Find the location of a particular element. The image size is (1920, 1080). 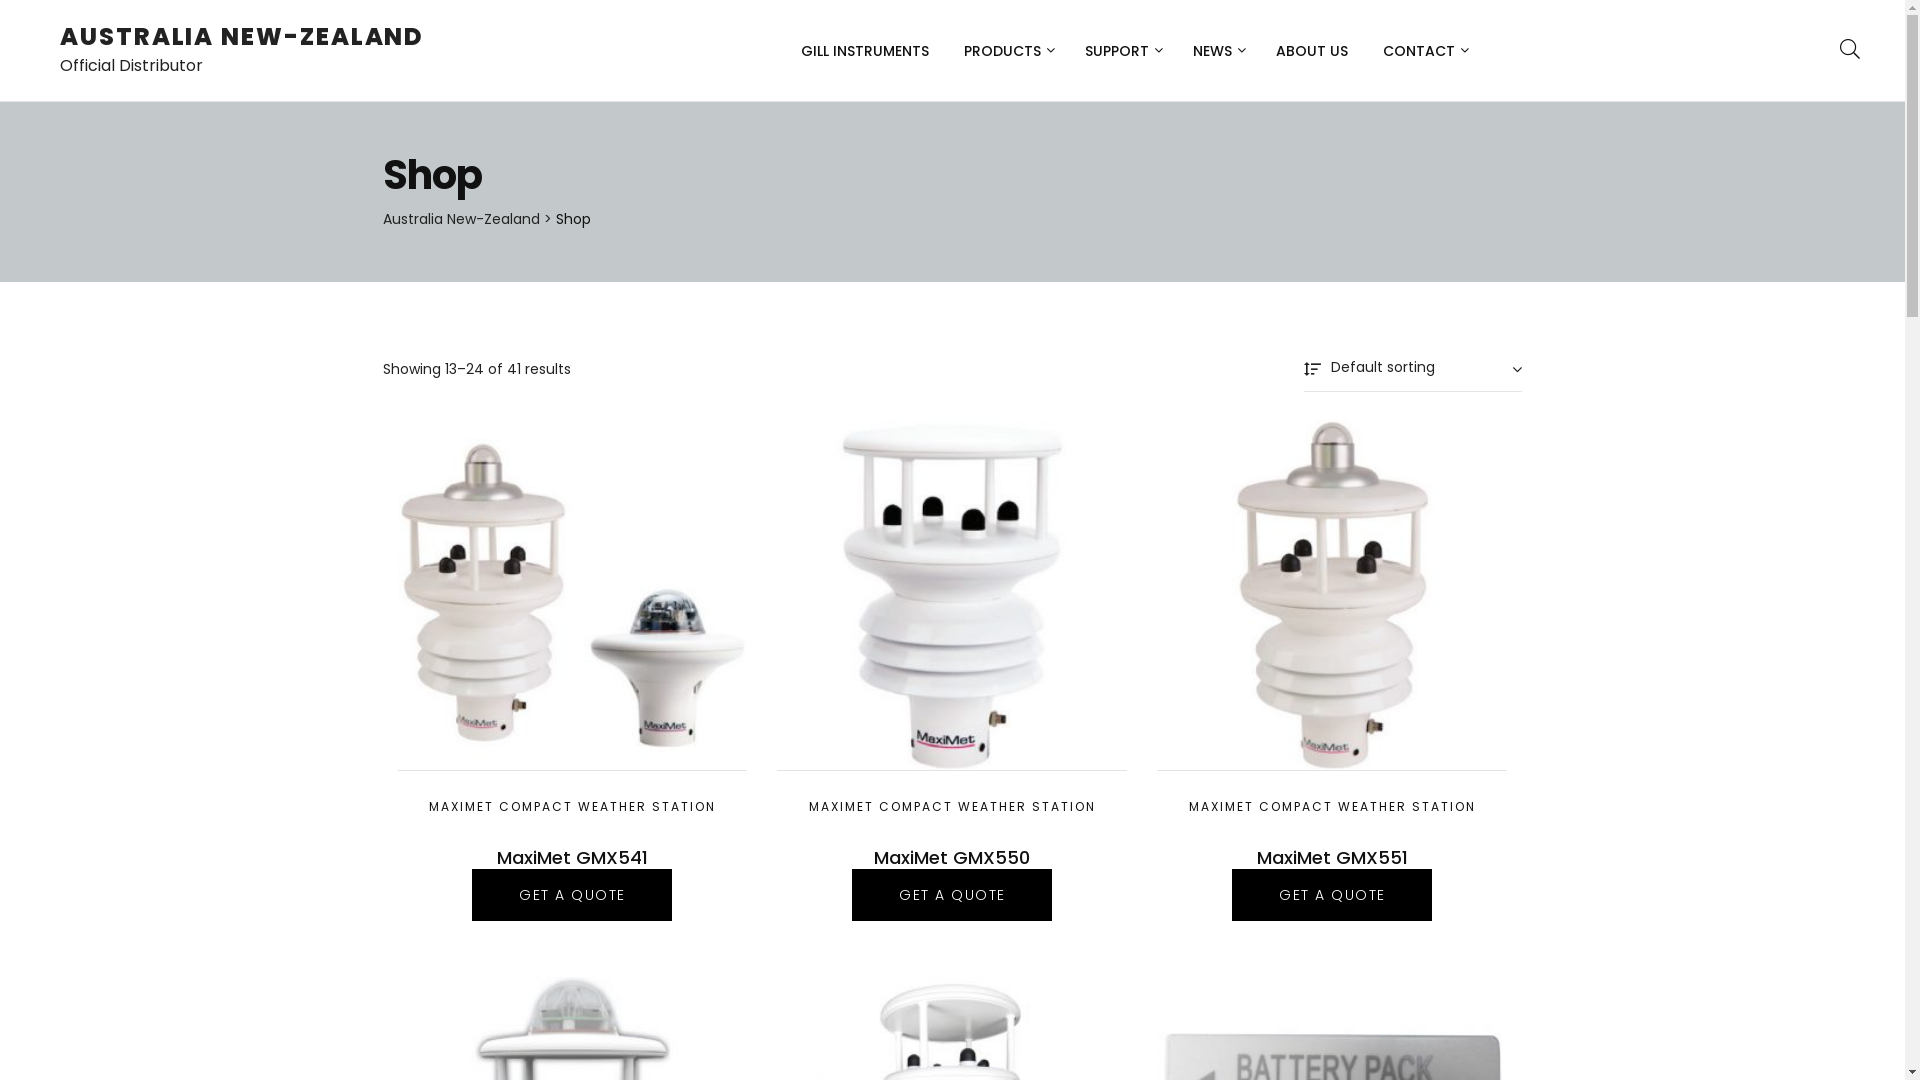

'SUPPORT' is located at coordinates (1121, 49).